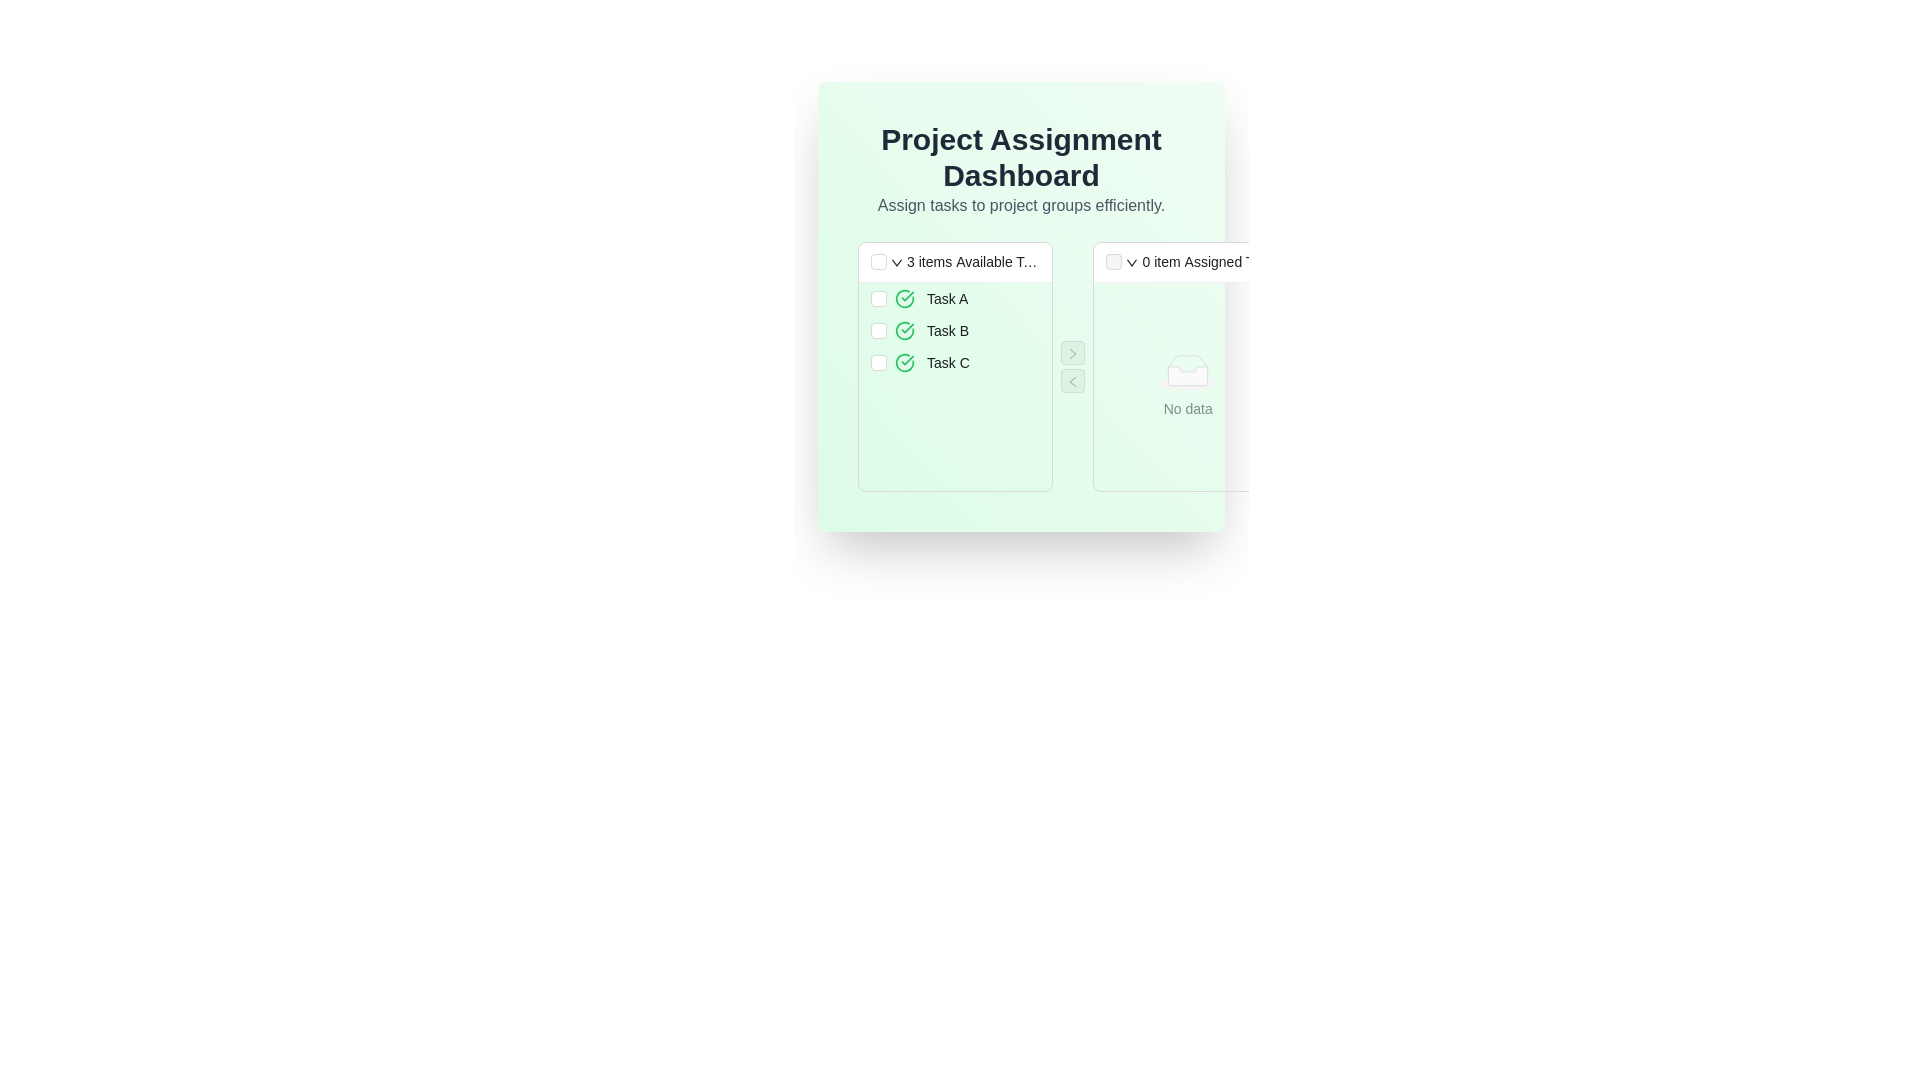  Describe the element at coordinates (904, 299) in the screenshot. I see `the graphical icon that indicates the completion state of 'Task A' within the list view` at that location.